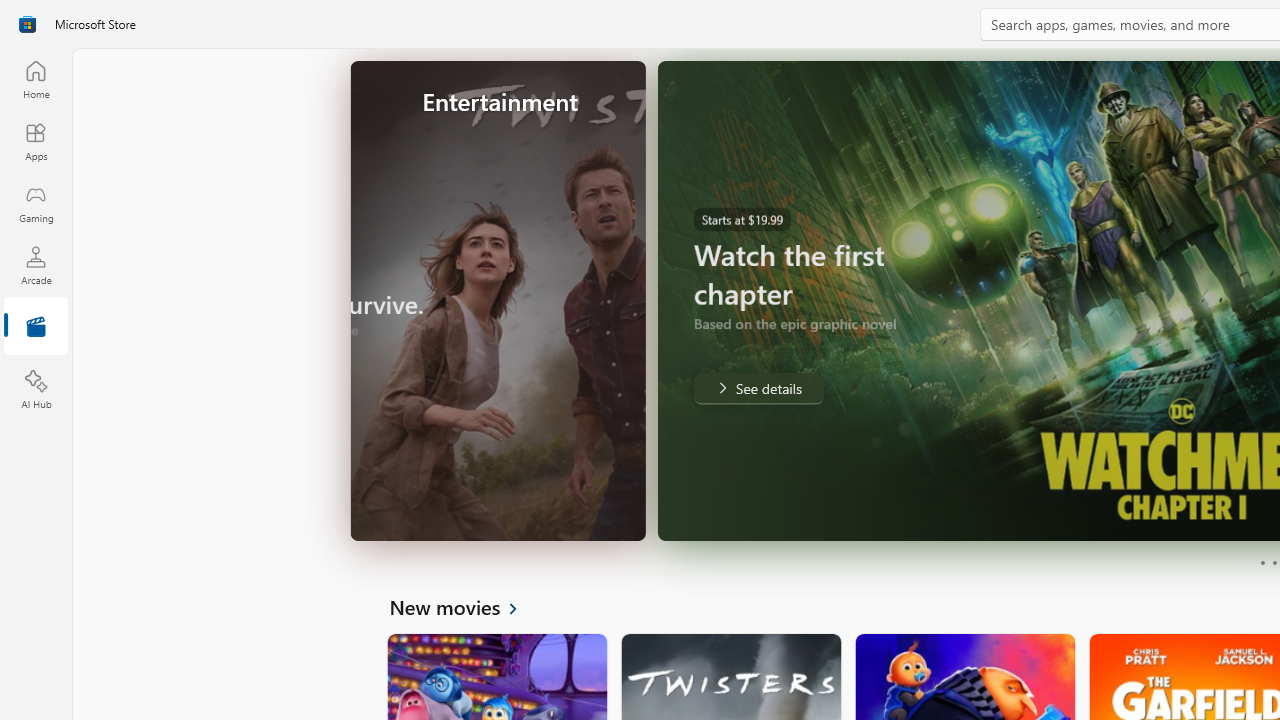 This screenshot has width=1280, height=720. What do you see at coordinates (35, 140) in the screenshot?
I see `'Apps'` at bounding box center [35, 140].